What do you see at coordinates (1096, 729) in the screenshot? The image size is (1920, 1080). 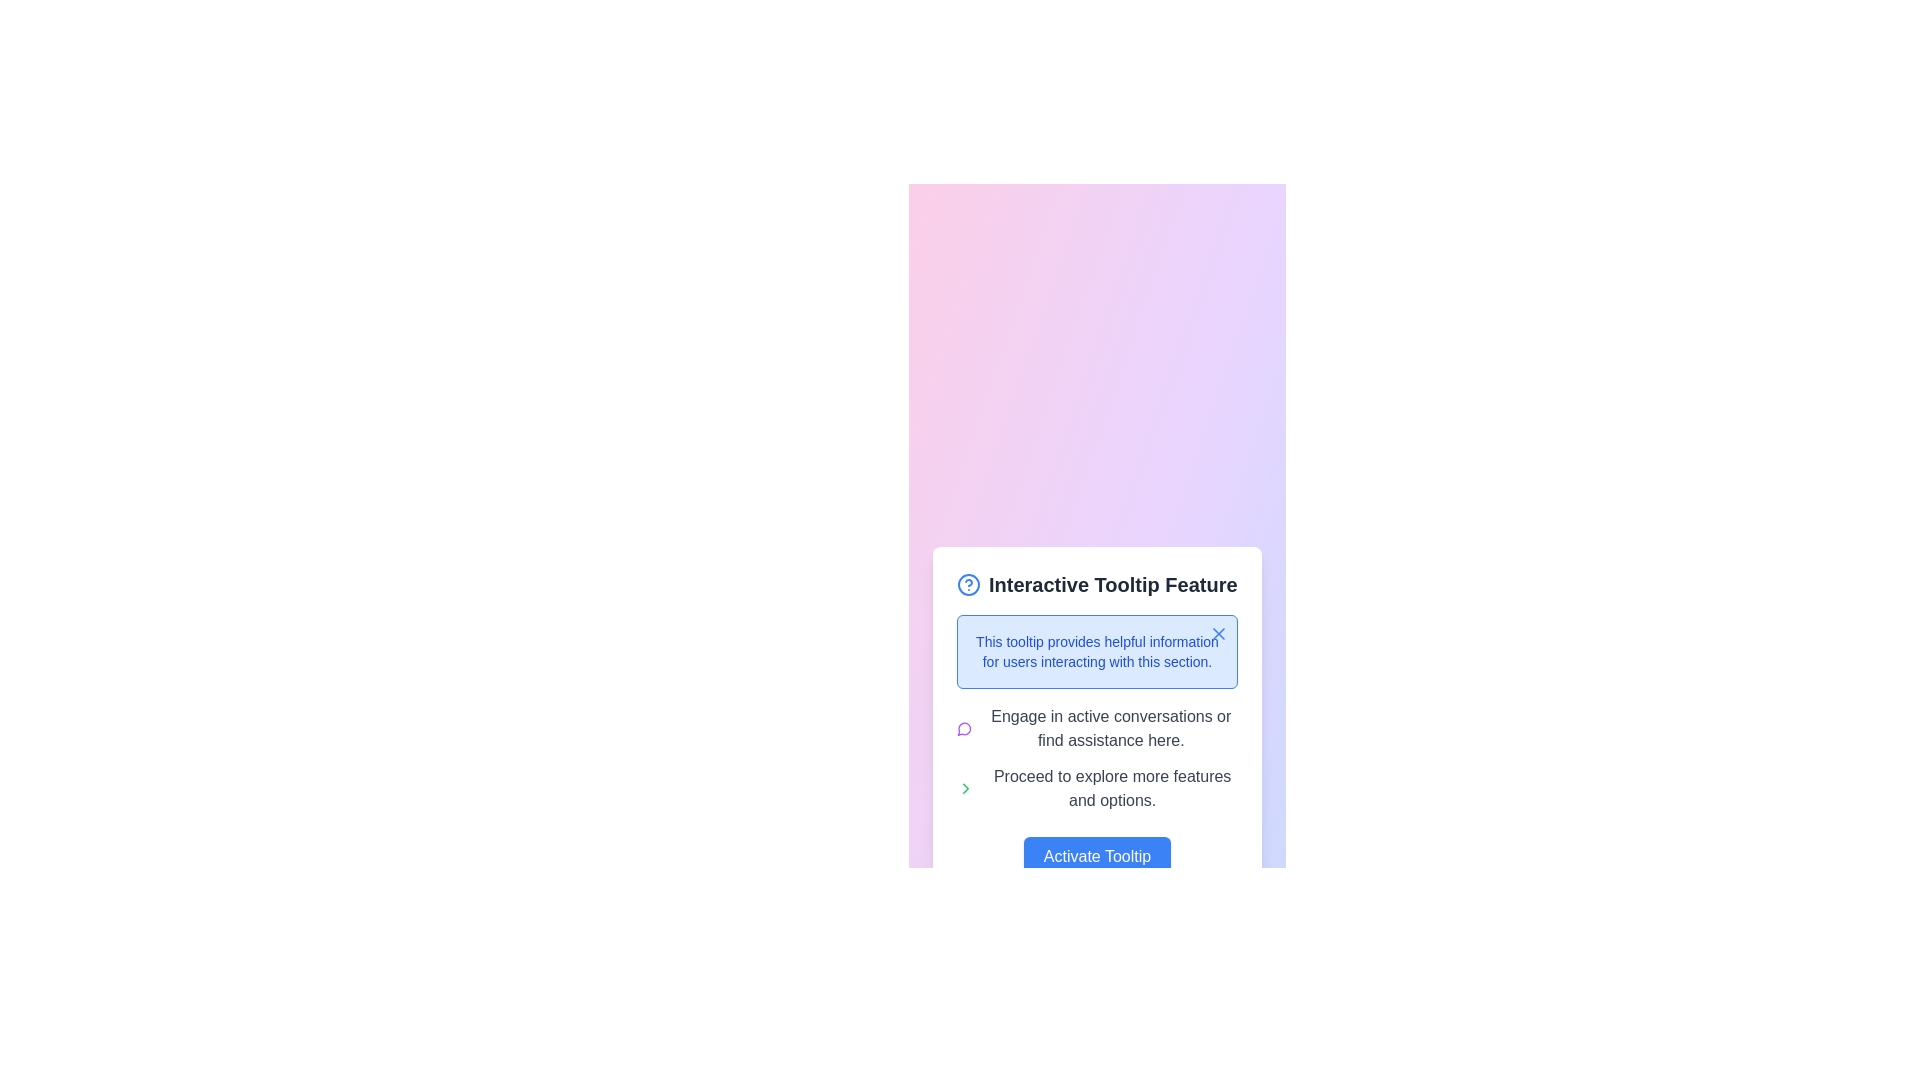 I see `the text description element that provides guidance about participating in discussions` at bounding box center [1096, 729].